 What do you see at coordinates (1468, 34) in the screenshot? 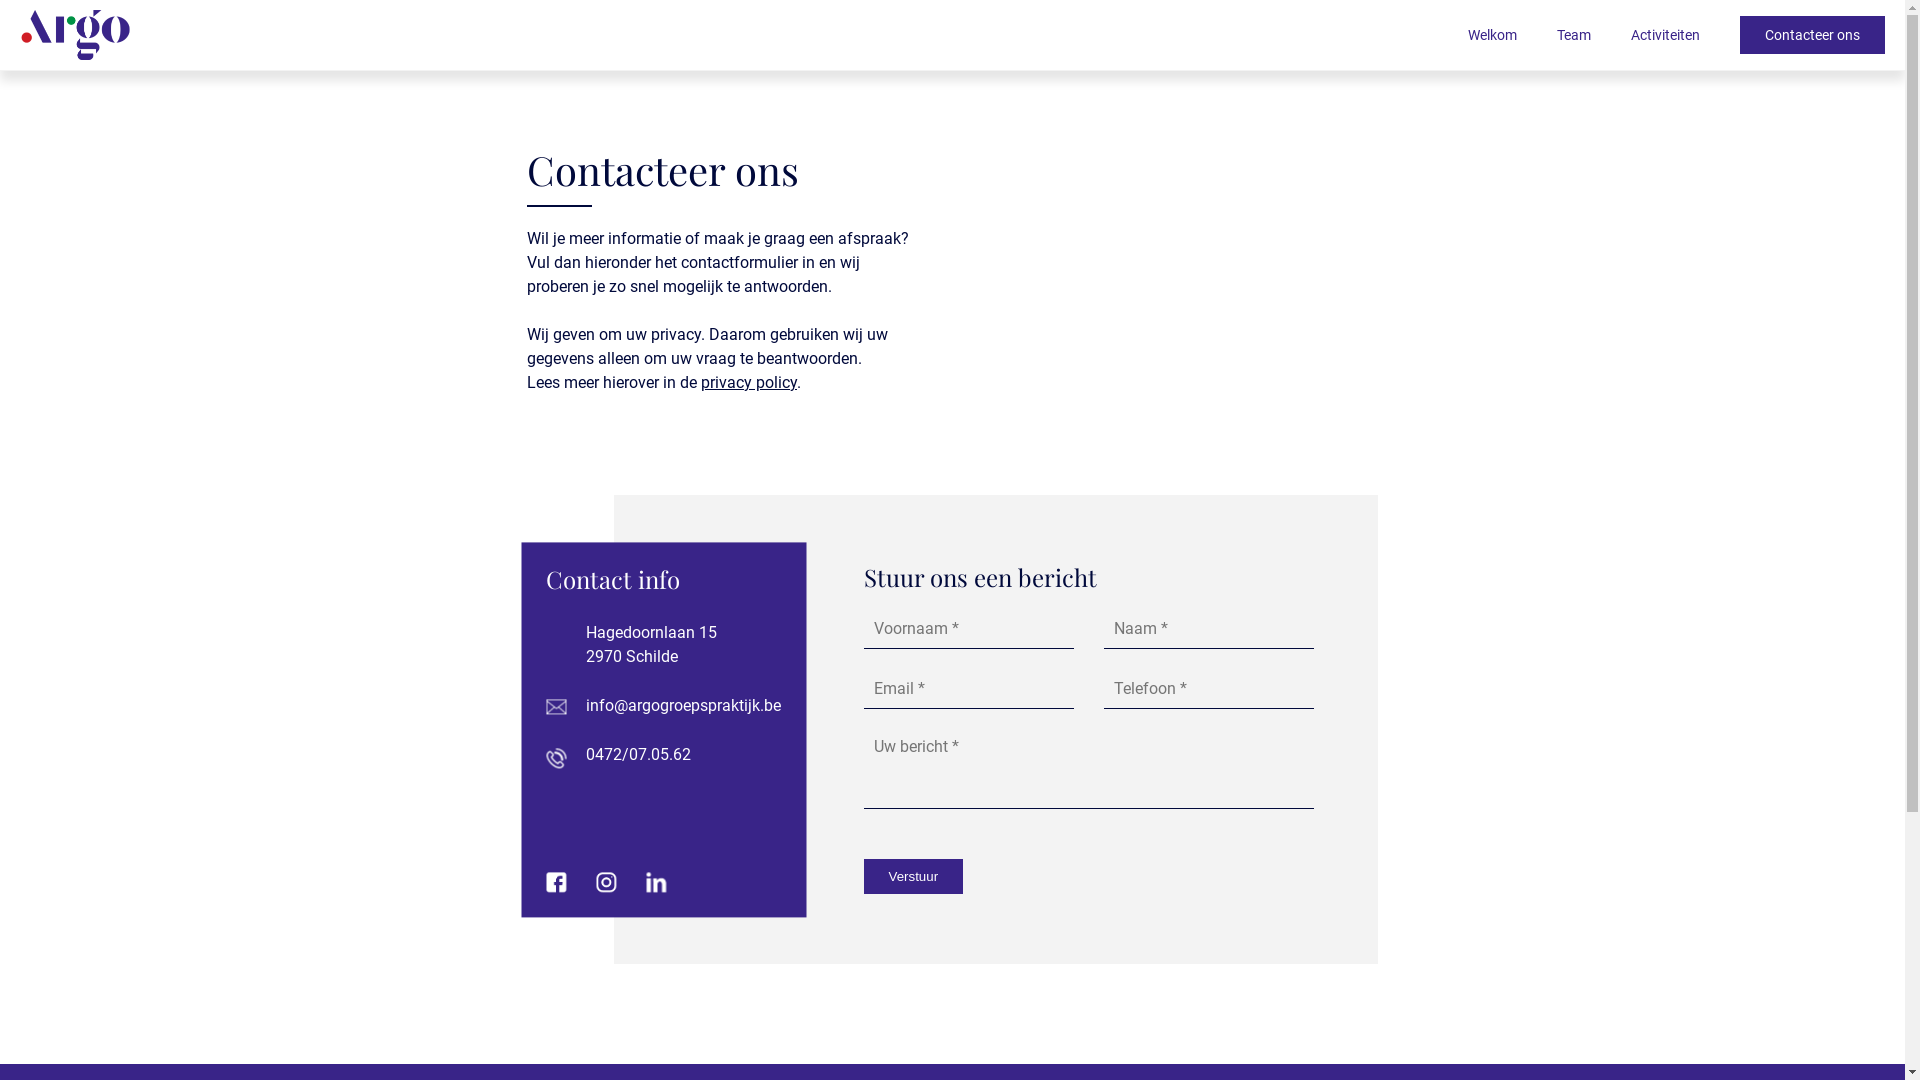
I see `'Welkom'` at bounding box center [1468, 34].